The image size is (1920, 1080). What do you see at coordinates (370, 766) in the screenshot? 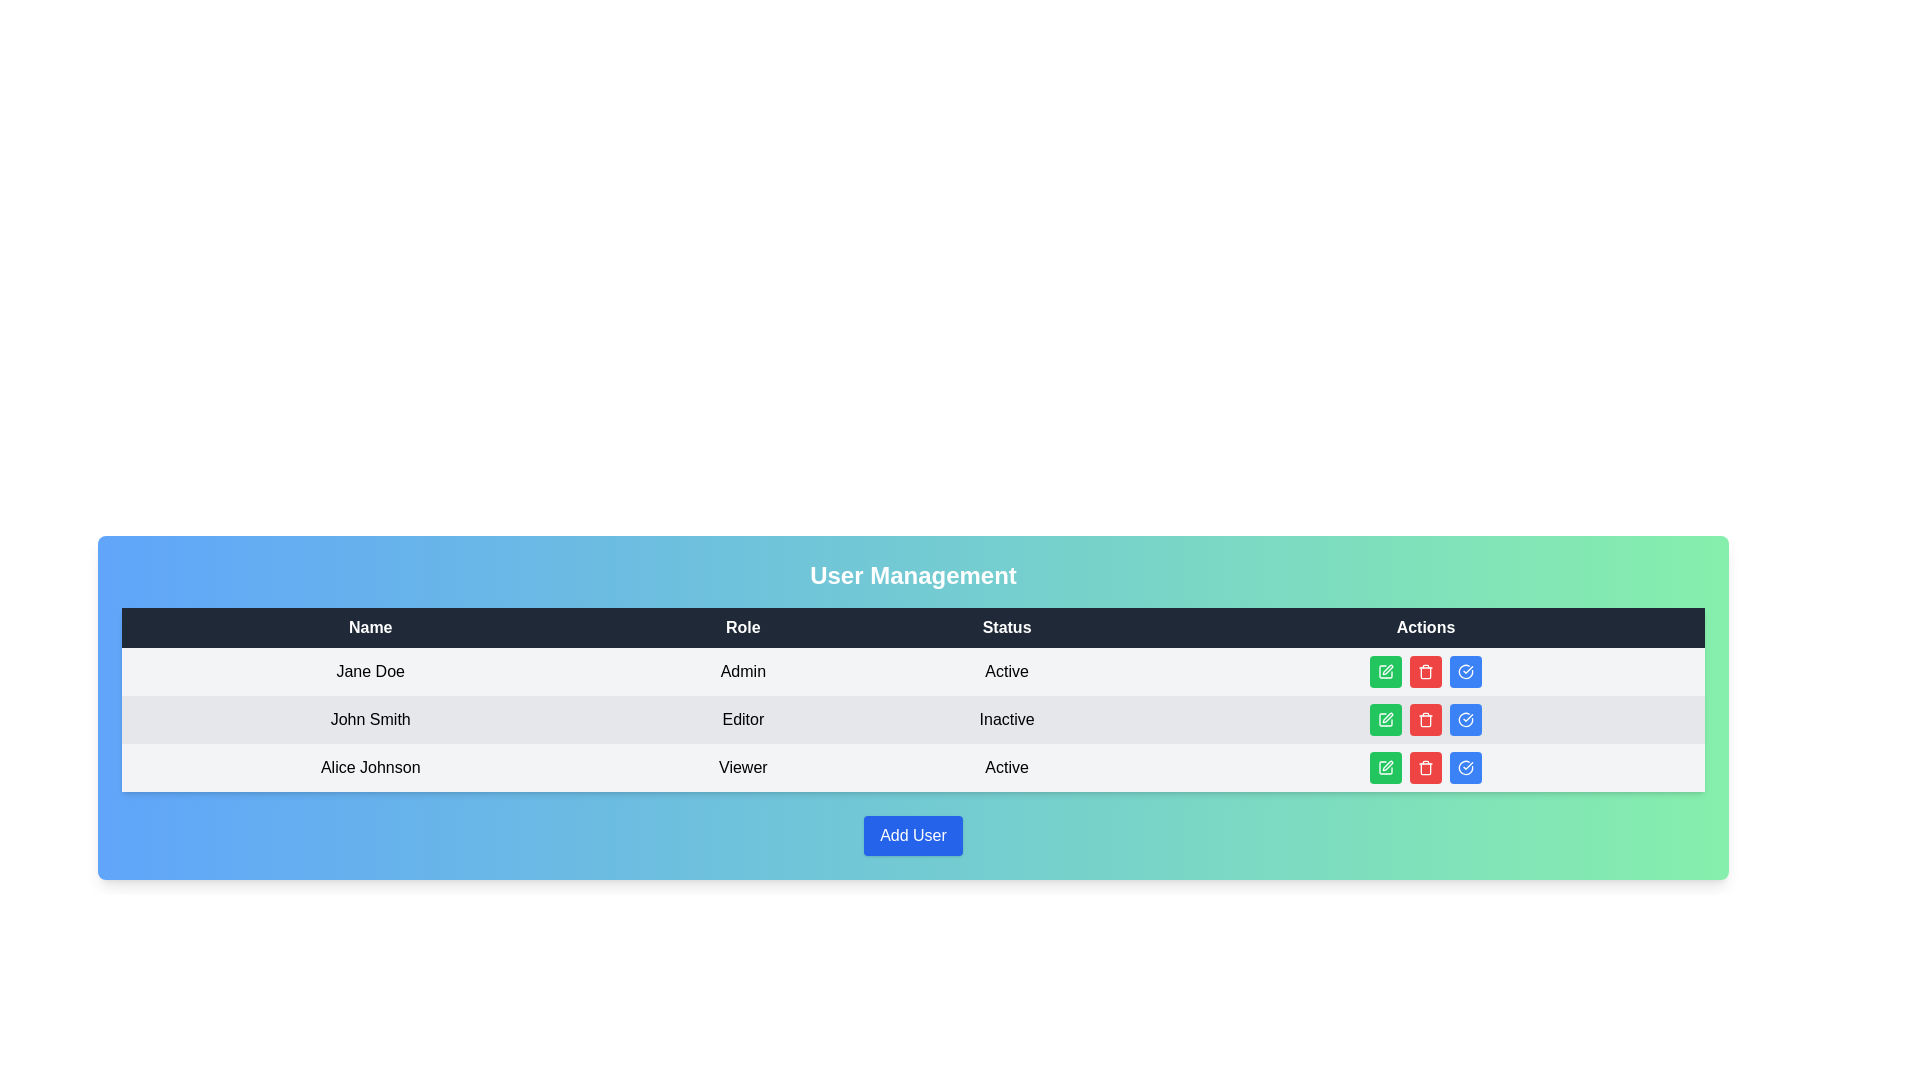
I see `the static text displaying 'Alice Johnson' in the third row of the 'Name' column of the user management table` at bounding box center [370, 766].